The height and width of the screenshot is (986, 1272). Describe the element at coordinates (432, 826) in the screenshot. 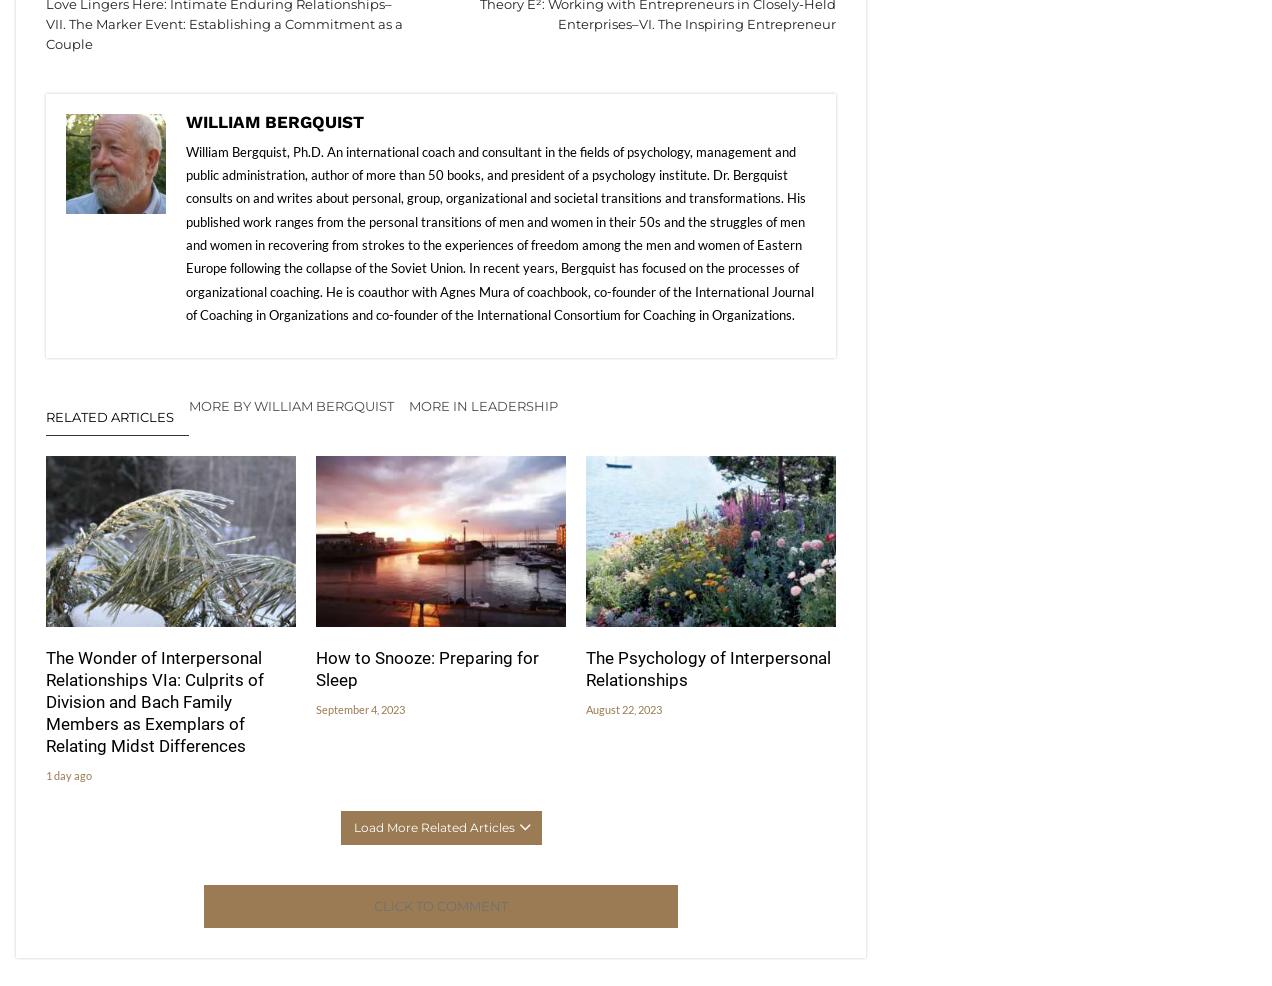

I see `'Load More Related Articles'` at that location.